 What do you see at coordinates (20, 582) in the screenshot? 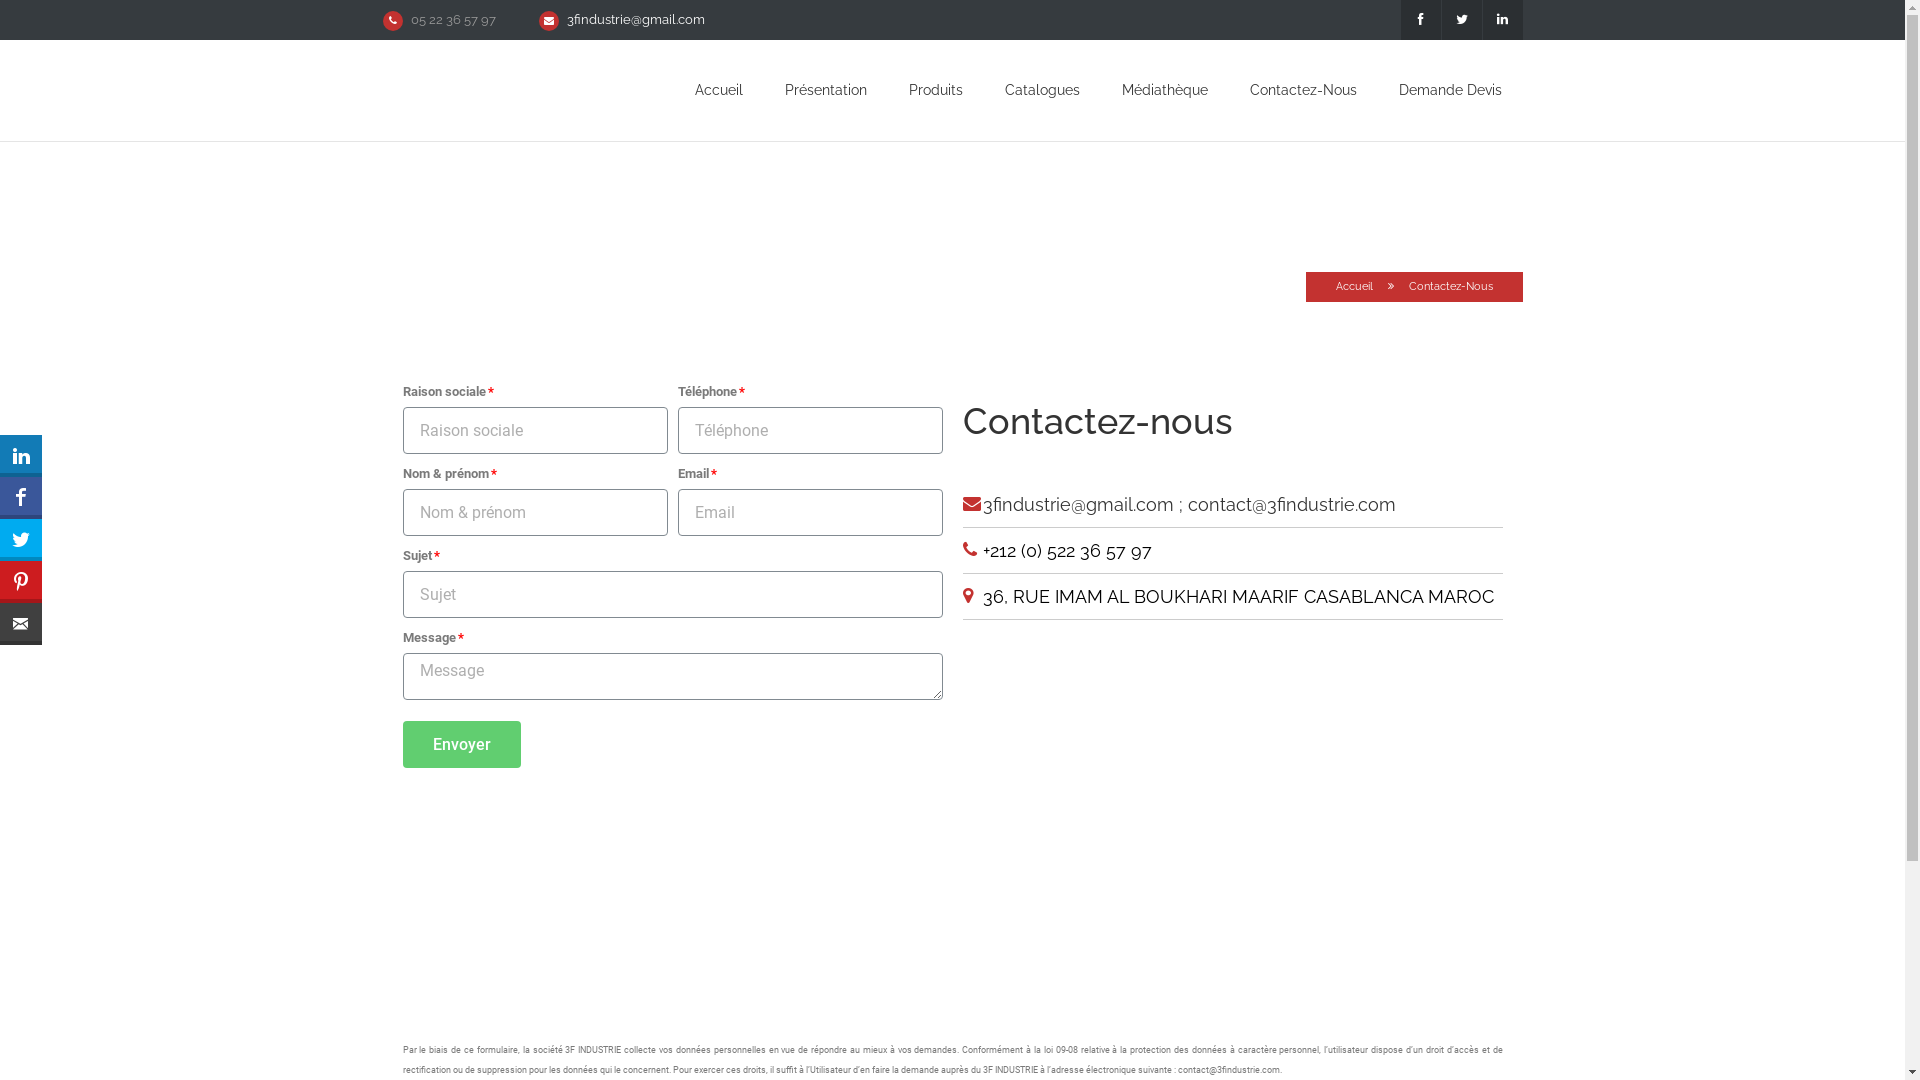
I see `'Share on Pinterest'` at bounding box center [20, 582].